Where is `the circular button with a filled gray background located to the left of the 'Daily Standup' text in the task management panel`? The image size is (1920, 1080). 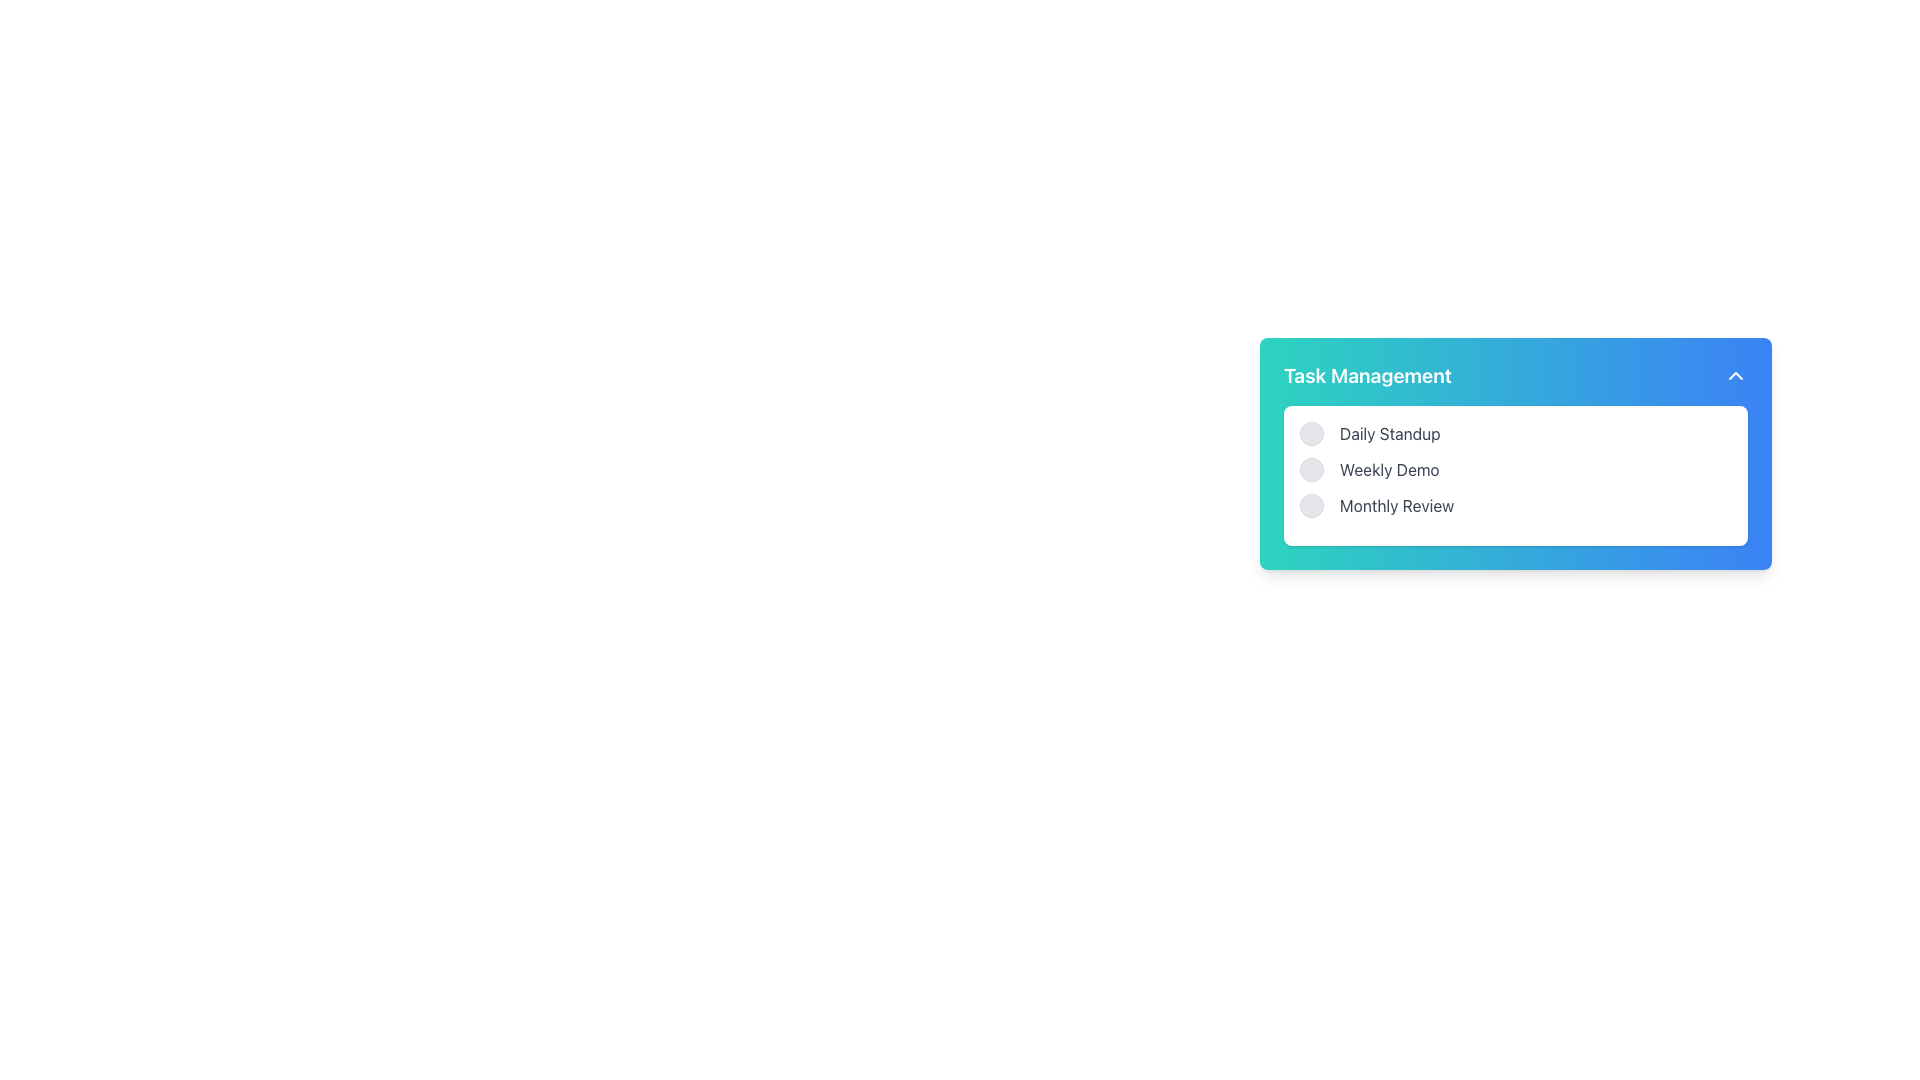 the circular button with a filled gray background located to the left of the 'Daily Standup' text in the task management panel is located at coordinates (1311, 433).